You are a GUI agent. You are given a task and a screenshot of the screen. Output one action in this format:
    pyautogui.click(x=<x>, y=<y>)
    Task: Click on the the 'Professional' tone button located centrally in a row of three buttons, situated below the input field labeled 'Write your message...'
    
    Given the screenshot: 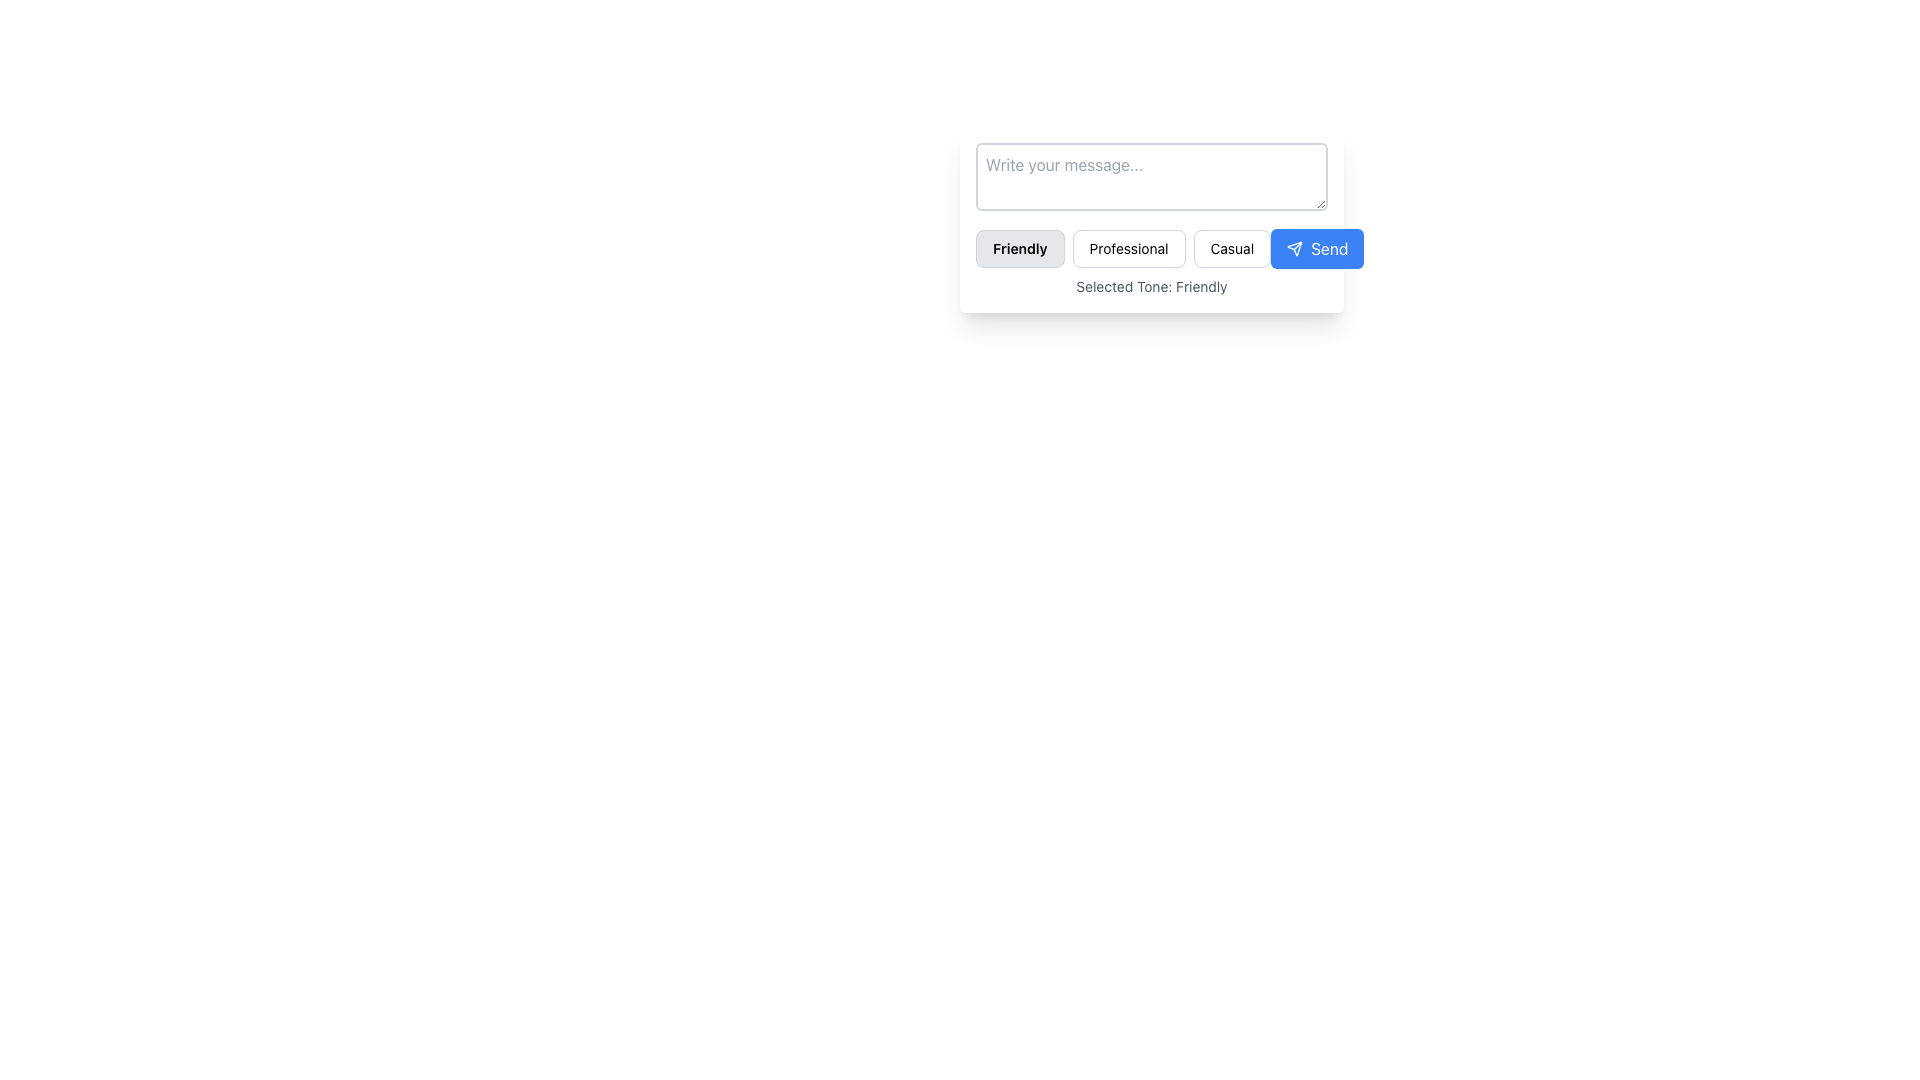 What is the action you would take?
    pyautogui.click(x=1128, y=248)
    